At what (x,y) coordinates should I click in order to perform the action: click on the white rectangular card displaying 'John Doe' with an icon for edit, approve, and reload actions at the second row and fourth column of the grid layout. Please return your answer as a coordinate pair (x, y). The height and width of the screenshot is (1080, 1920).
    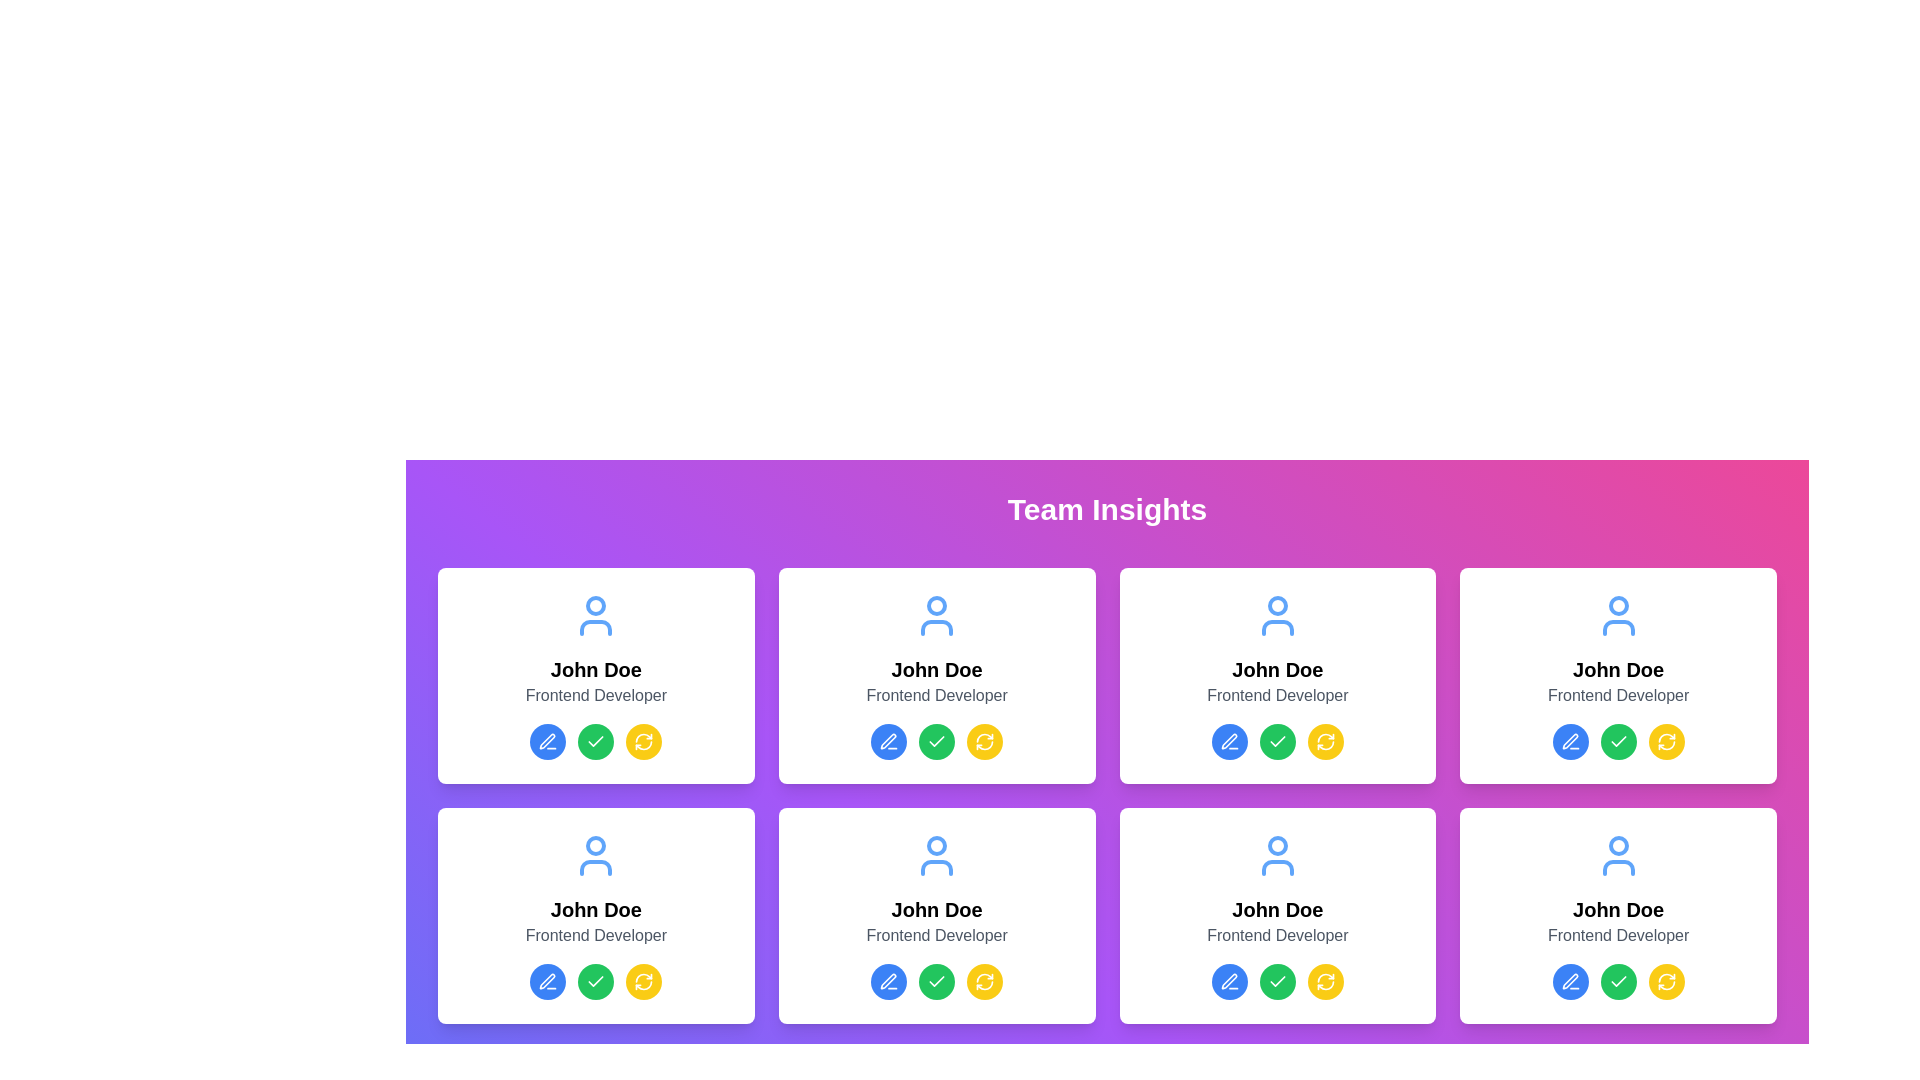
    Looking at the image, I should click on (1276, 915).